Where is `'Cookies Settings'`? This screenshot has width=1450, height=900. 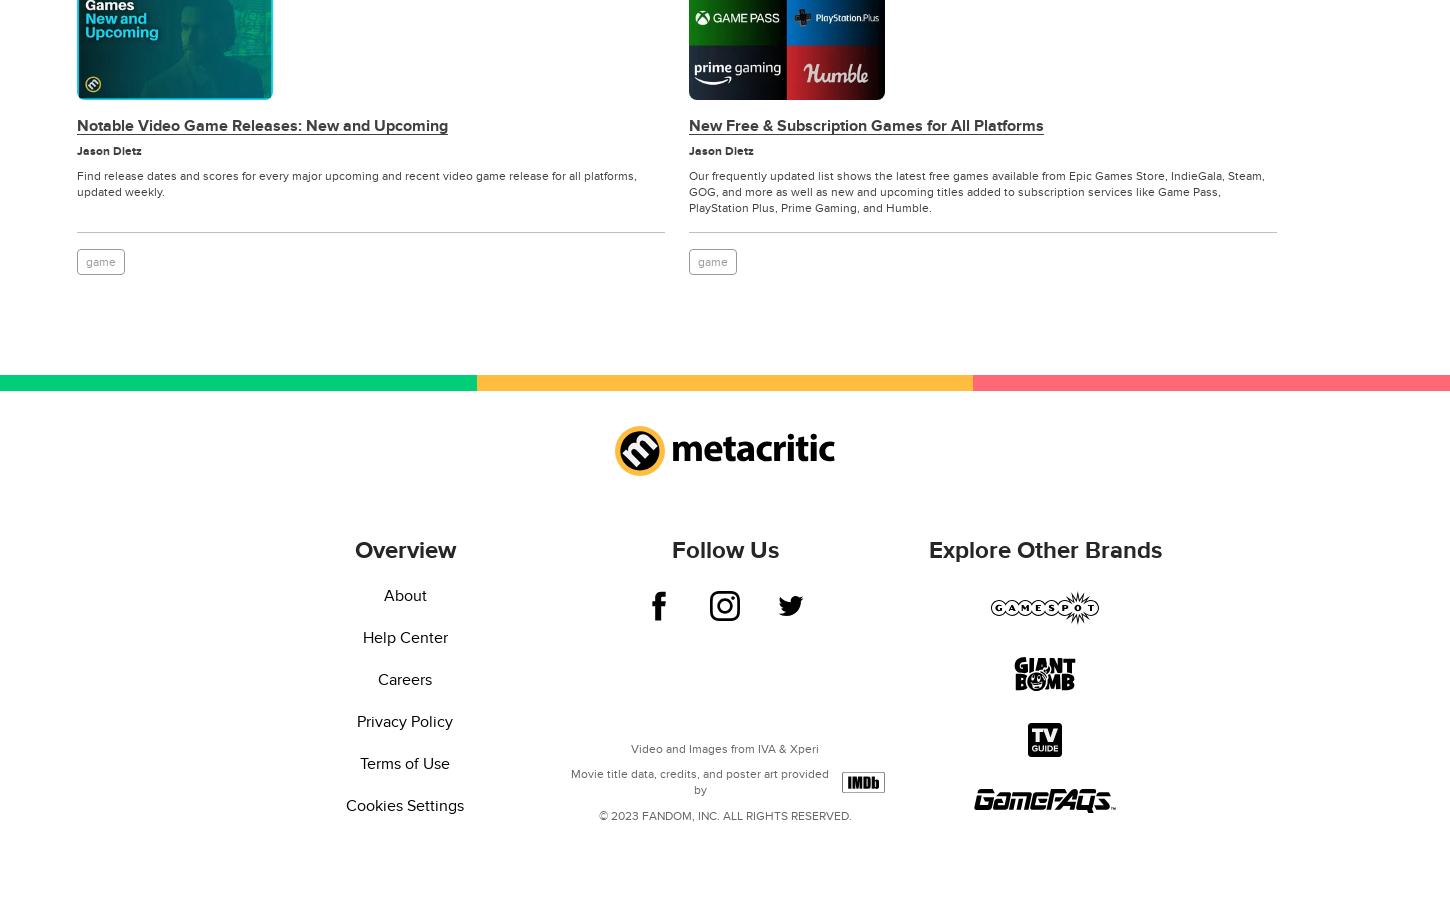
'Cookies Settings' is located at coordinates (345, 806).